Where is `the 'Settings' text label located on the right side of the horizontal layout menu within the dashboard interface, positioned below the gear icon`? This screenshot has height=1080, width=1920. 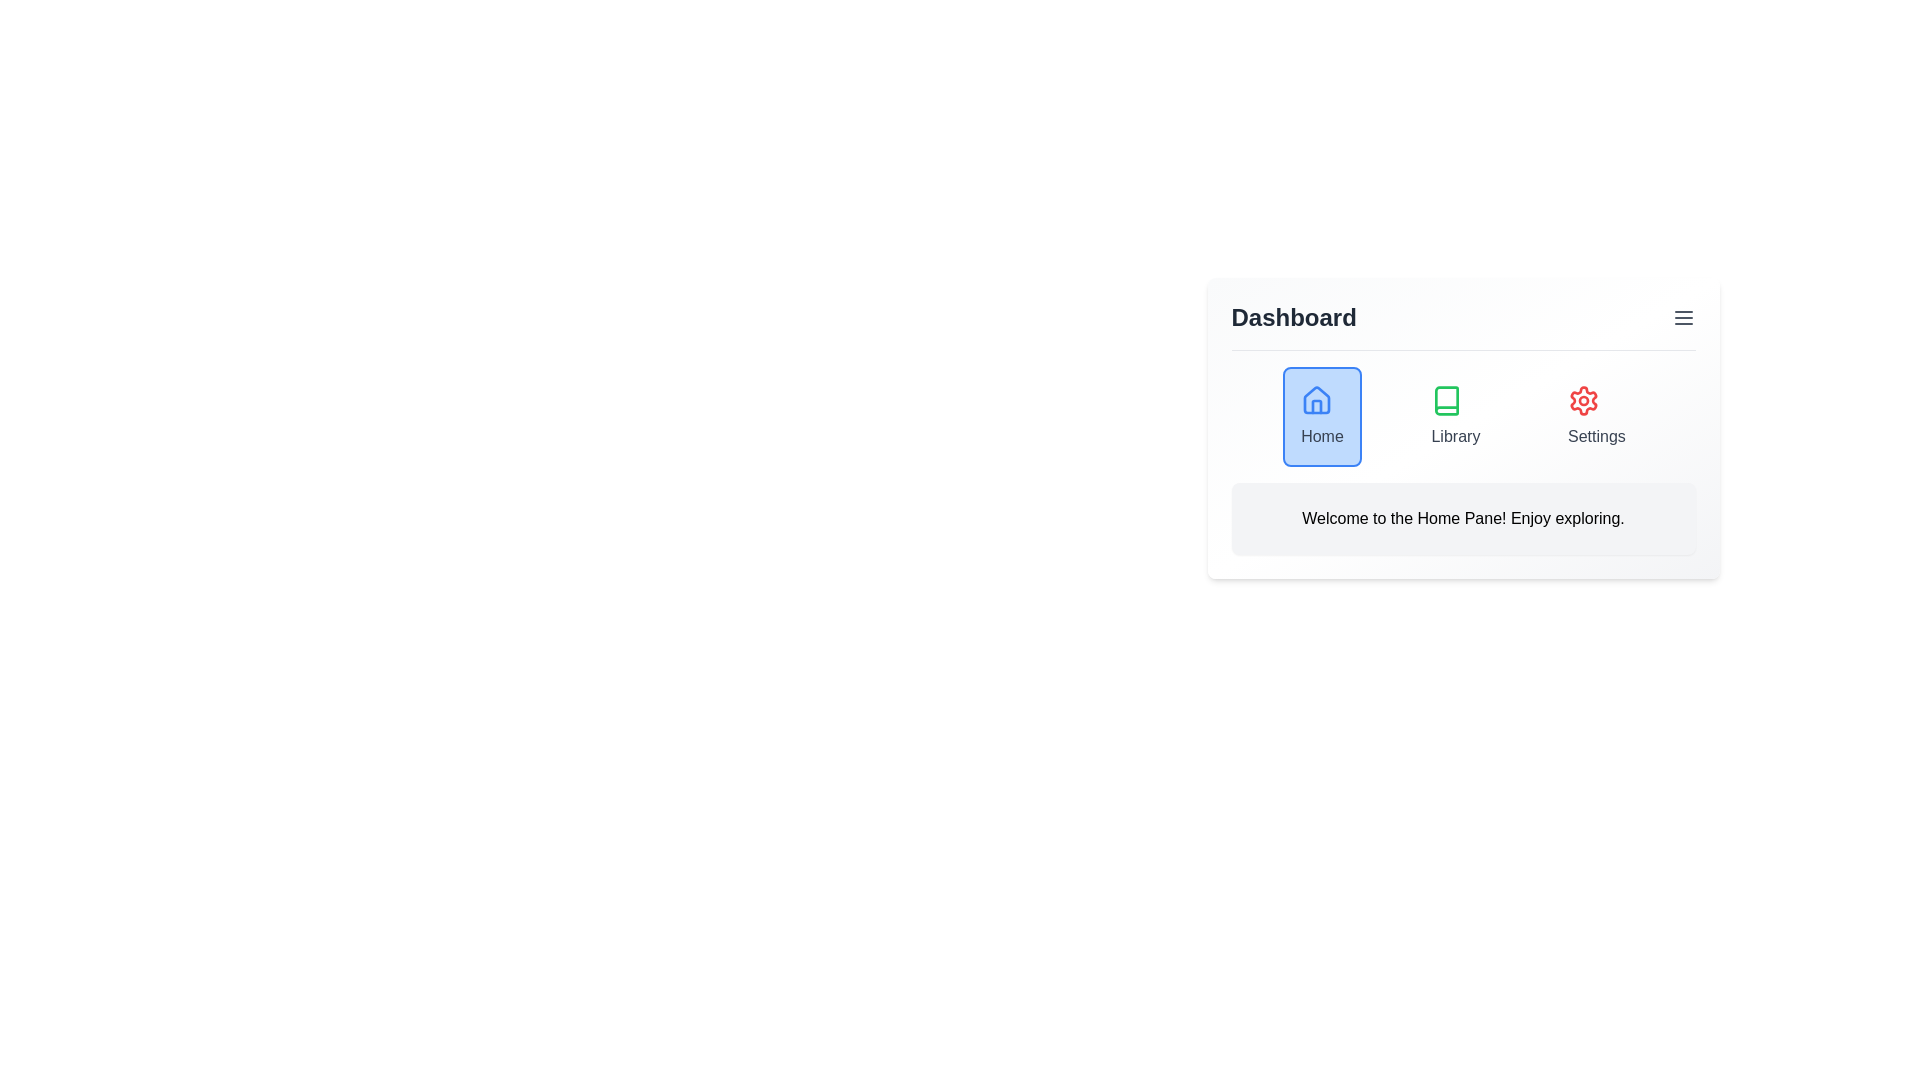 the 'Settings' text label located on the right side of the horizontal layout menu within the dashboard interface, positioned below the gear icon is located at coordinates (1595, 435).